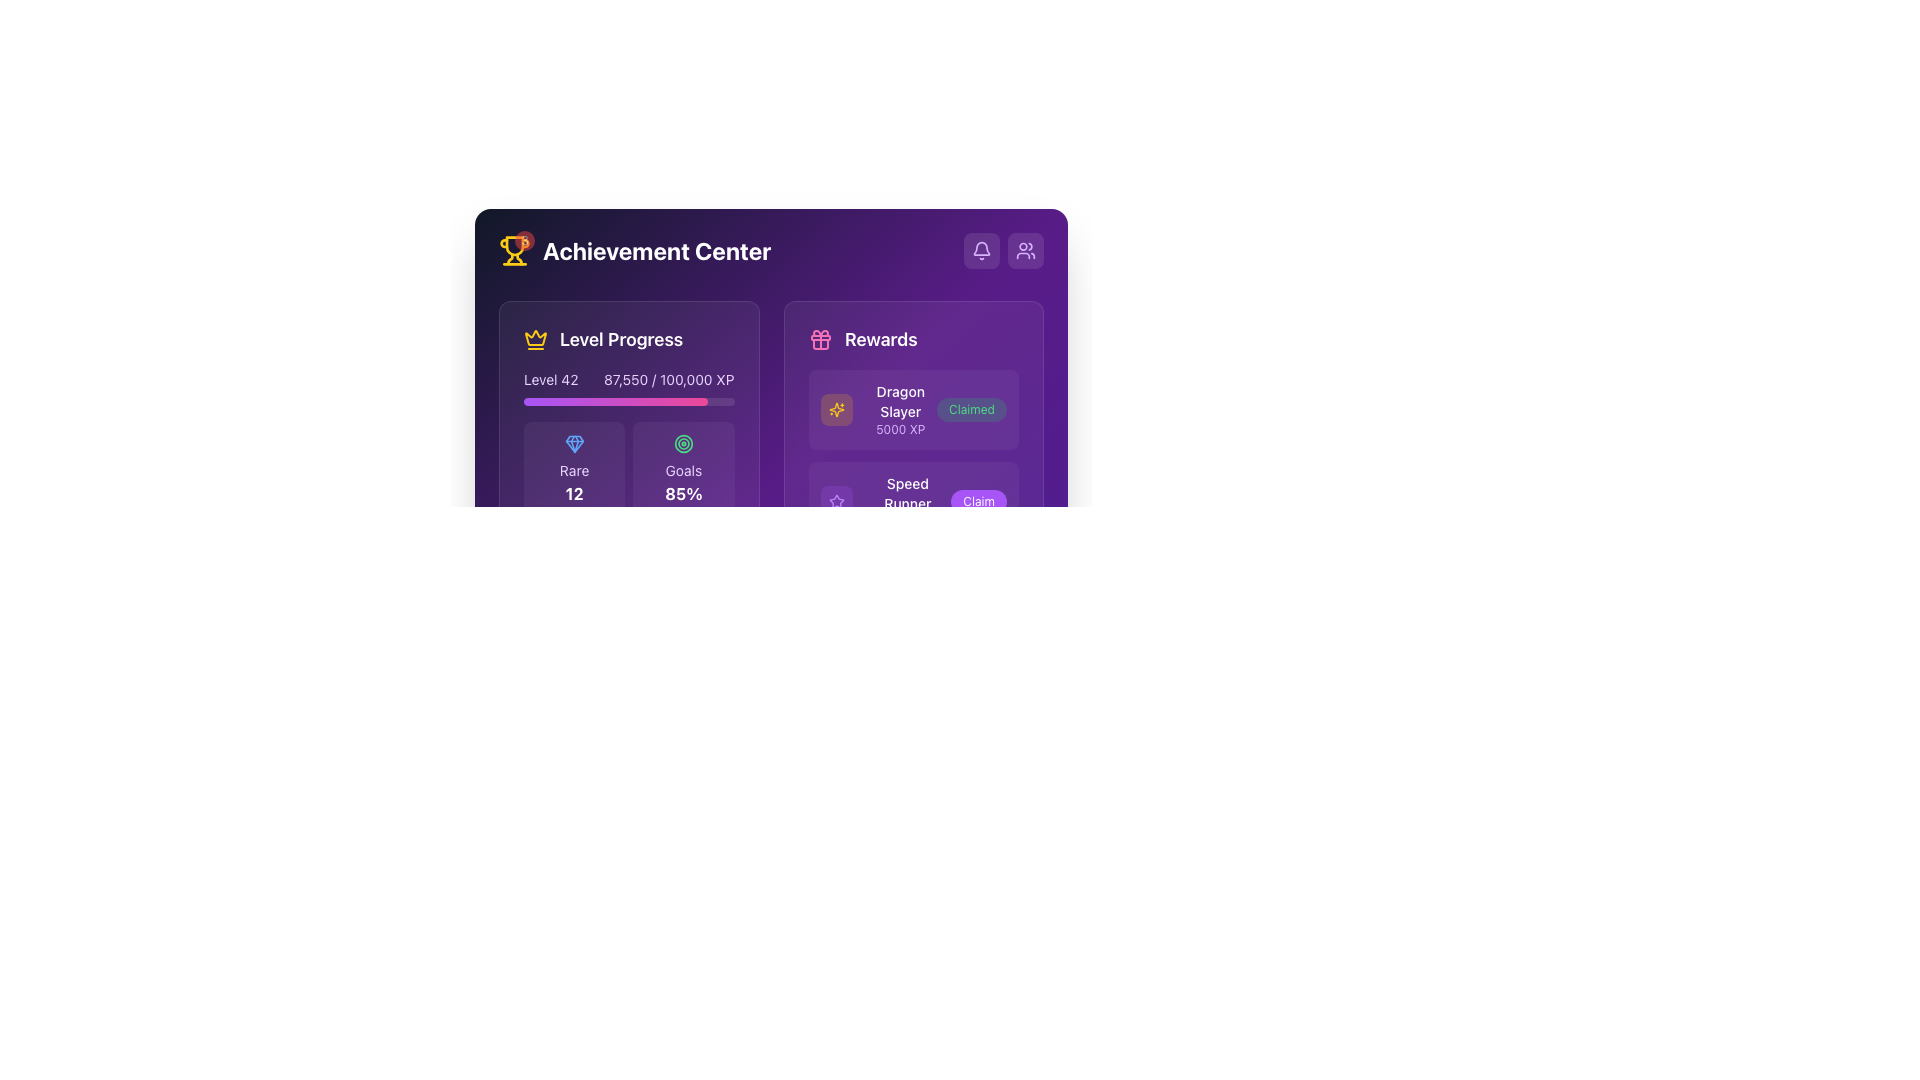 The height and width of the screenshot is (1080, 1920). Describe the element at coordinates (1026, 249) in the screenshot. I see `the user management button located in the upper-right corner of the interface, which is the second button in a row of two` at that location.